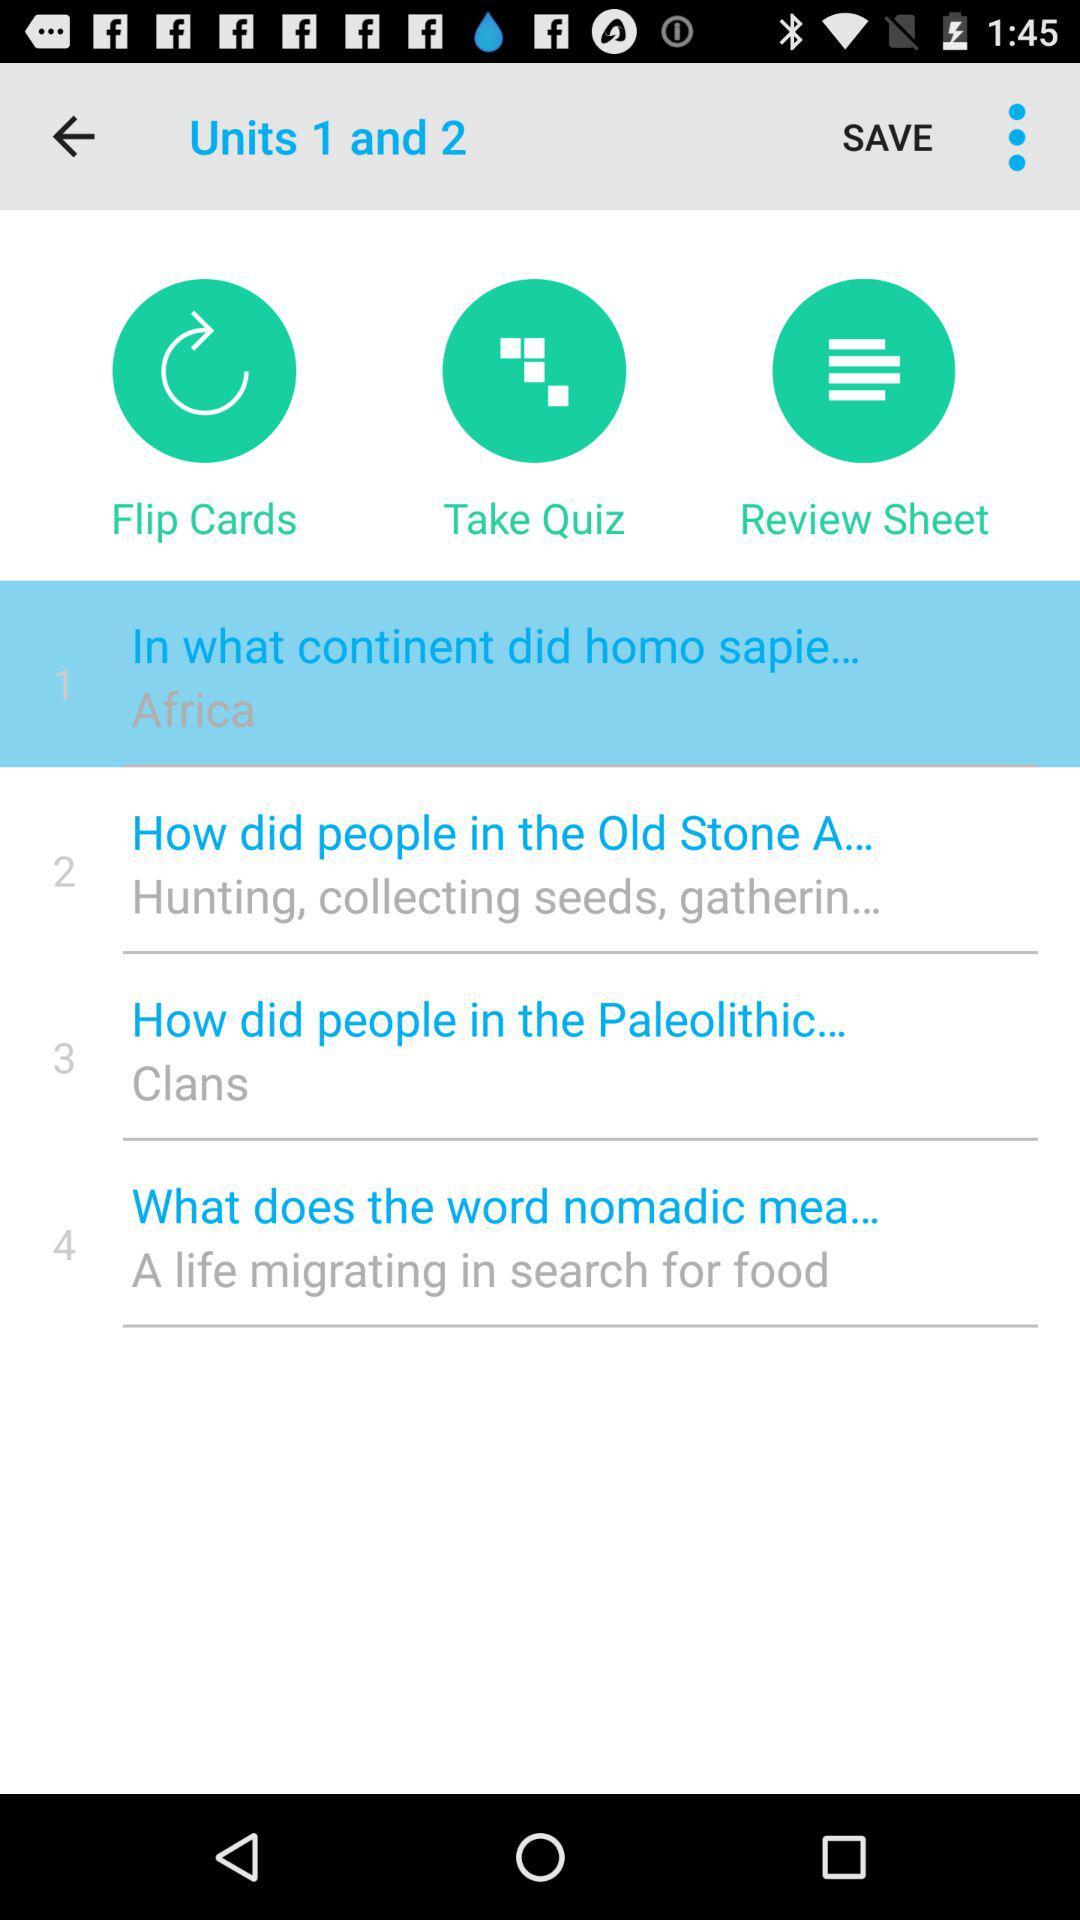  I want to click on item next to flip cards, so click(533, 517).